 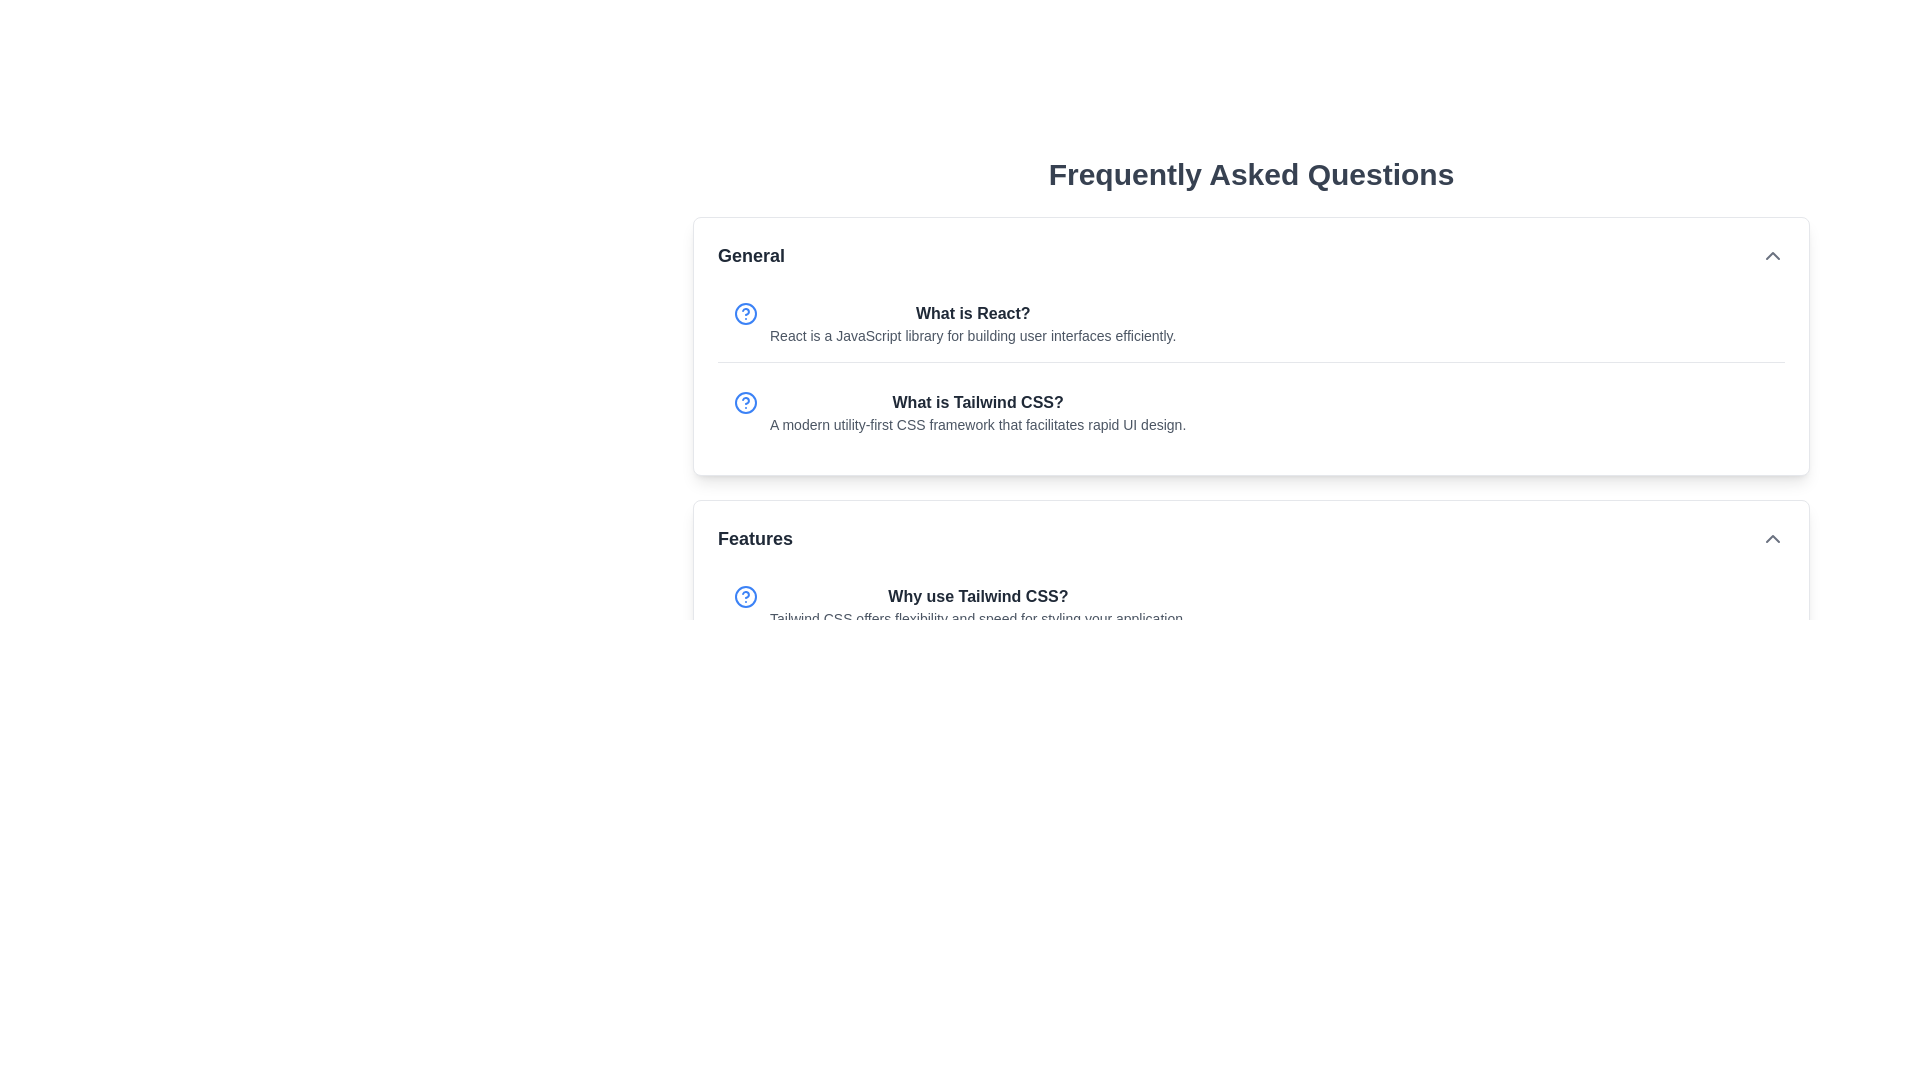 I want to click on the text reading 'Tailwind CSS offers flexibility and speed for styling your application.' located beneath the heading 'Why use Tailwind CSS?' in the 'Features' section, so click(x=978, y=617).